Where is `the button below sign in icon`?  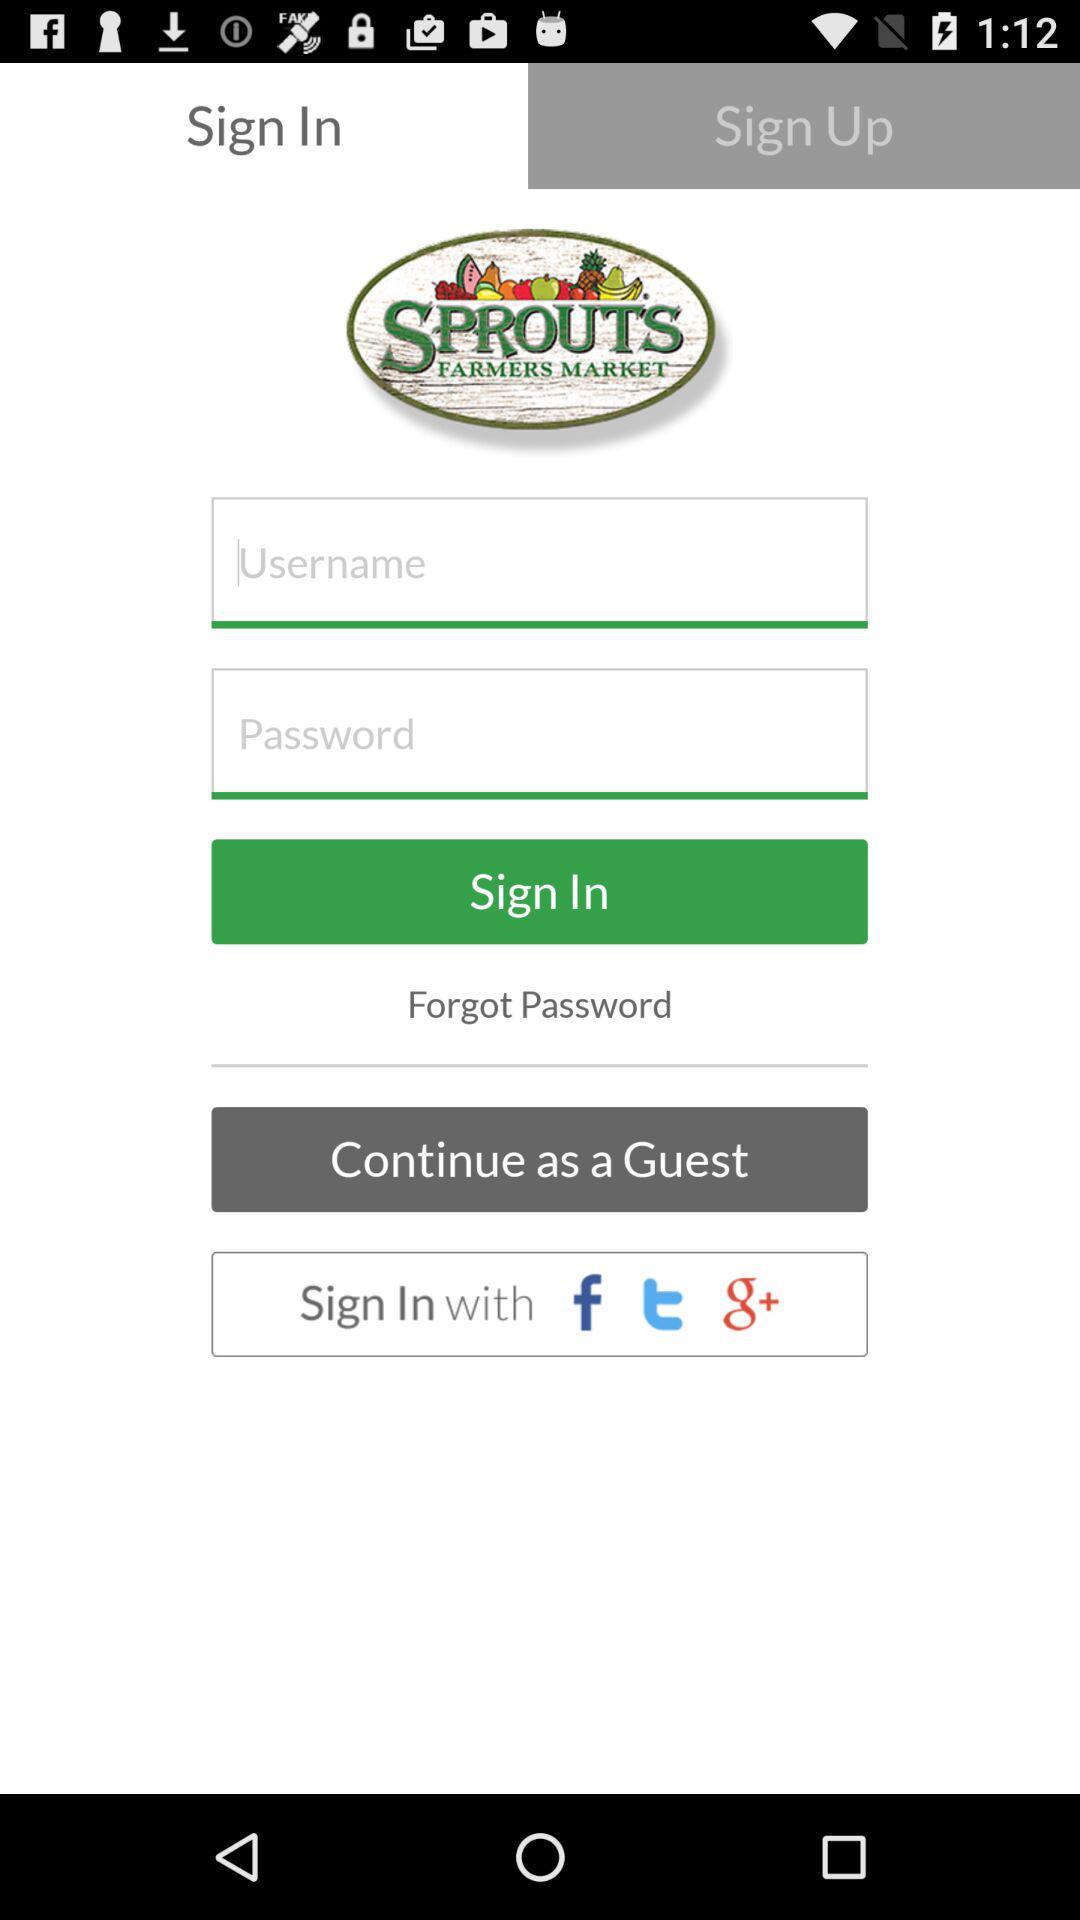
the button below sign in icon is located at coordinates (540, 1004).